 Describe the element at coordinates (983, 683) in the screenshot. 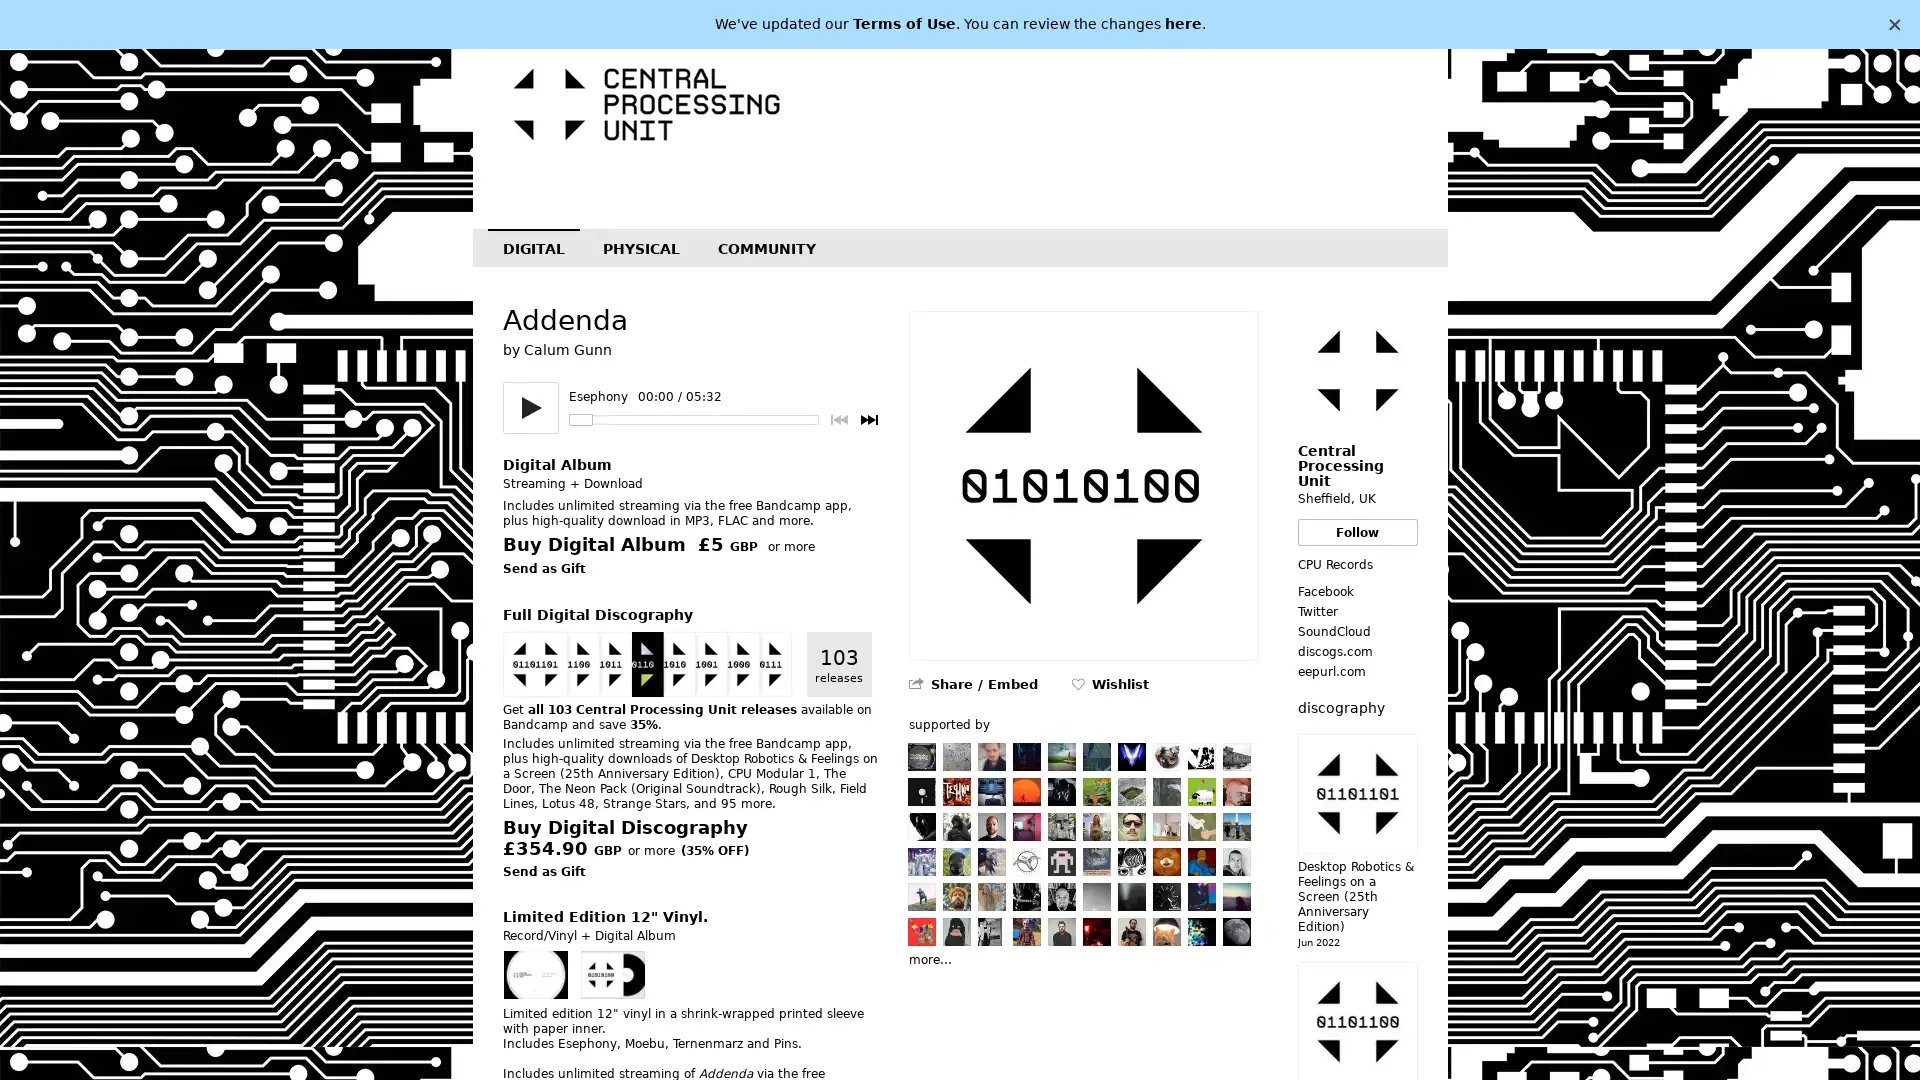

I see `Share / Embed` at that location.